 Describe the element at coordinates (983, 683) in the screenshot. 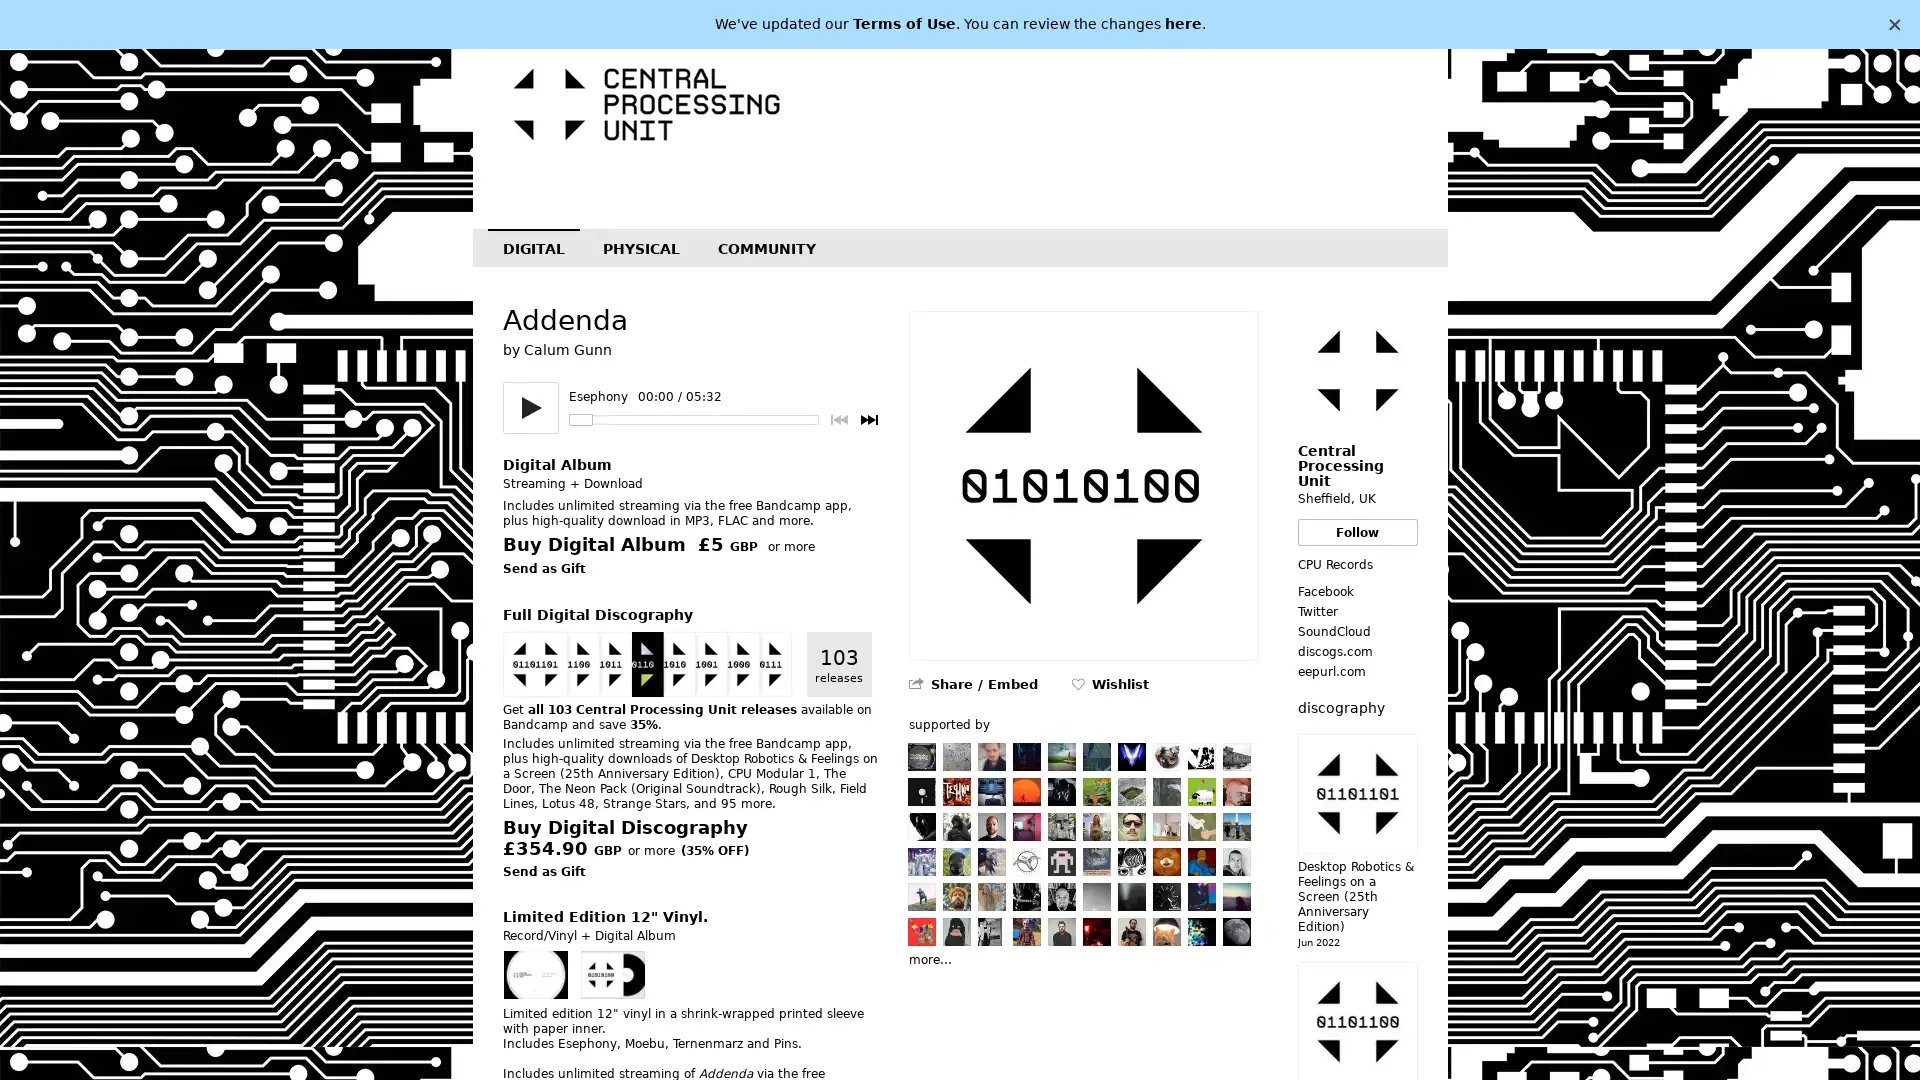

I see `Share / Embed` at that location.